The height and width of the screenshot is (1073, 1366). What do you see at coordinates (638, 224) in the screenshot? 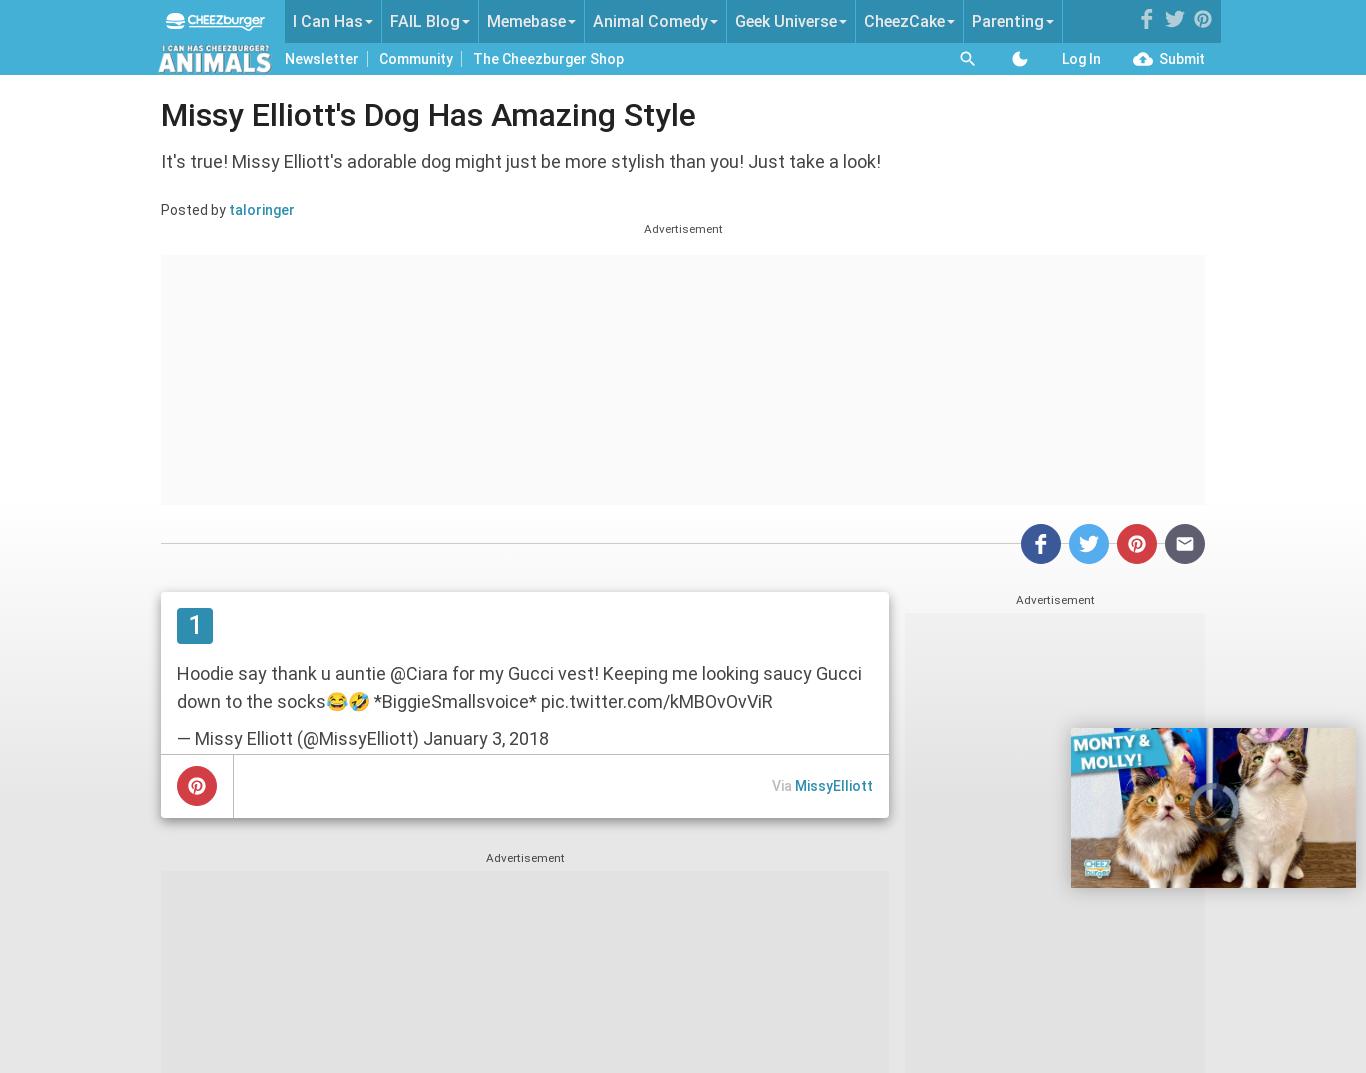
I see `'Pet Passports'` at bounding box center [638, 224].